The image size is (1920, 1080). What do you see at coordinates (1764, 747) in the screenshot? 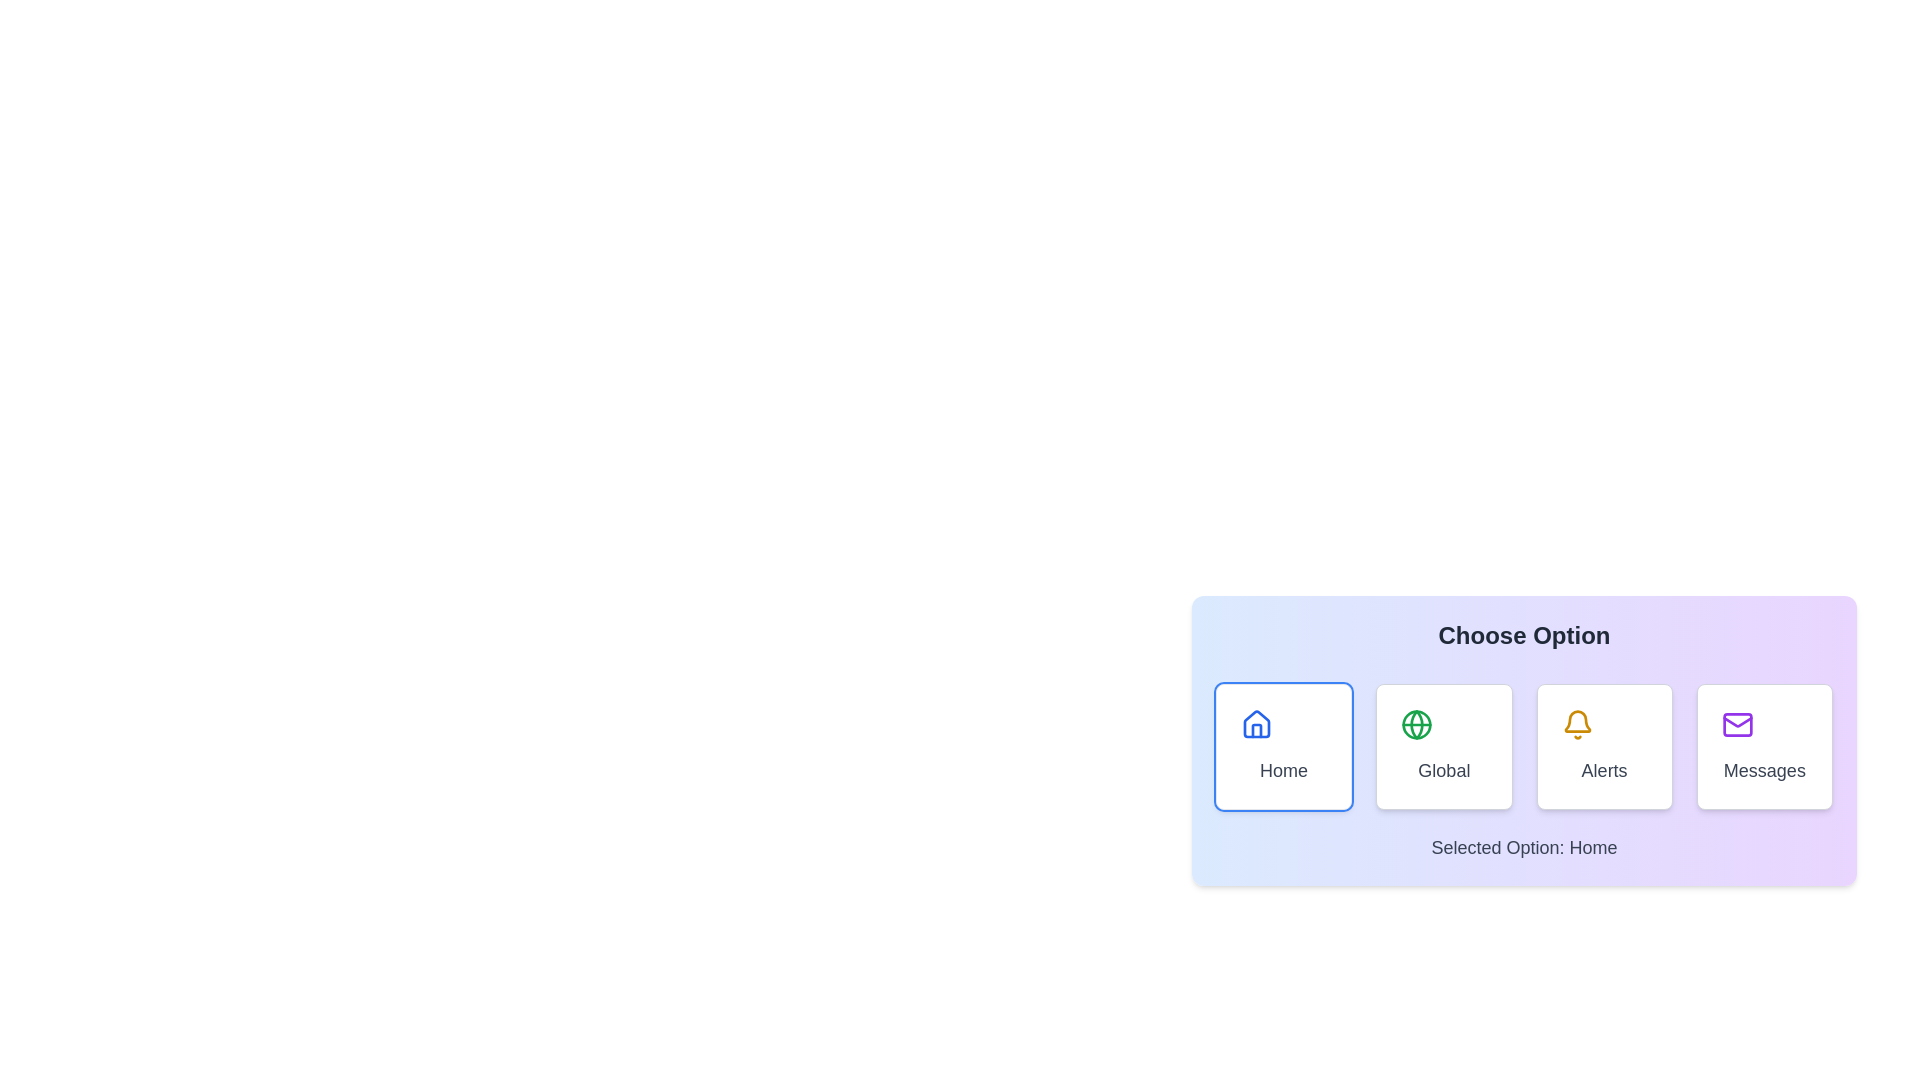
I see `the 'Messages' interactive button` at bounding box center [1764, 747].